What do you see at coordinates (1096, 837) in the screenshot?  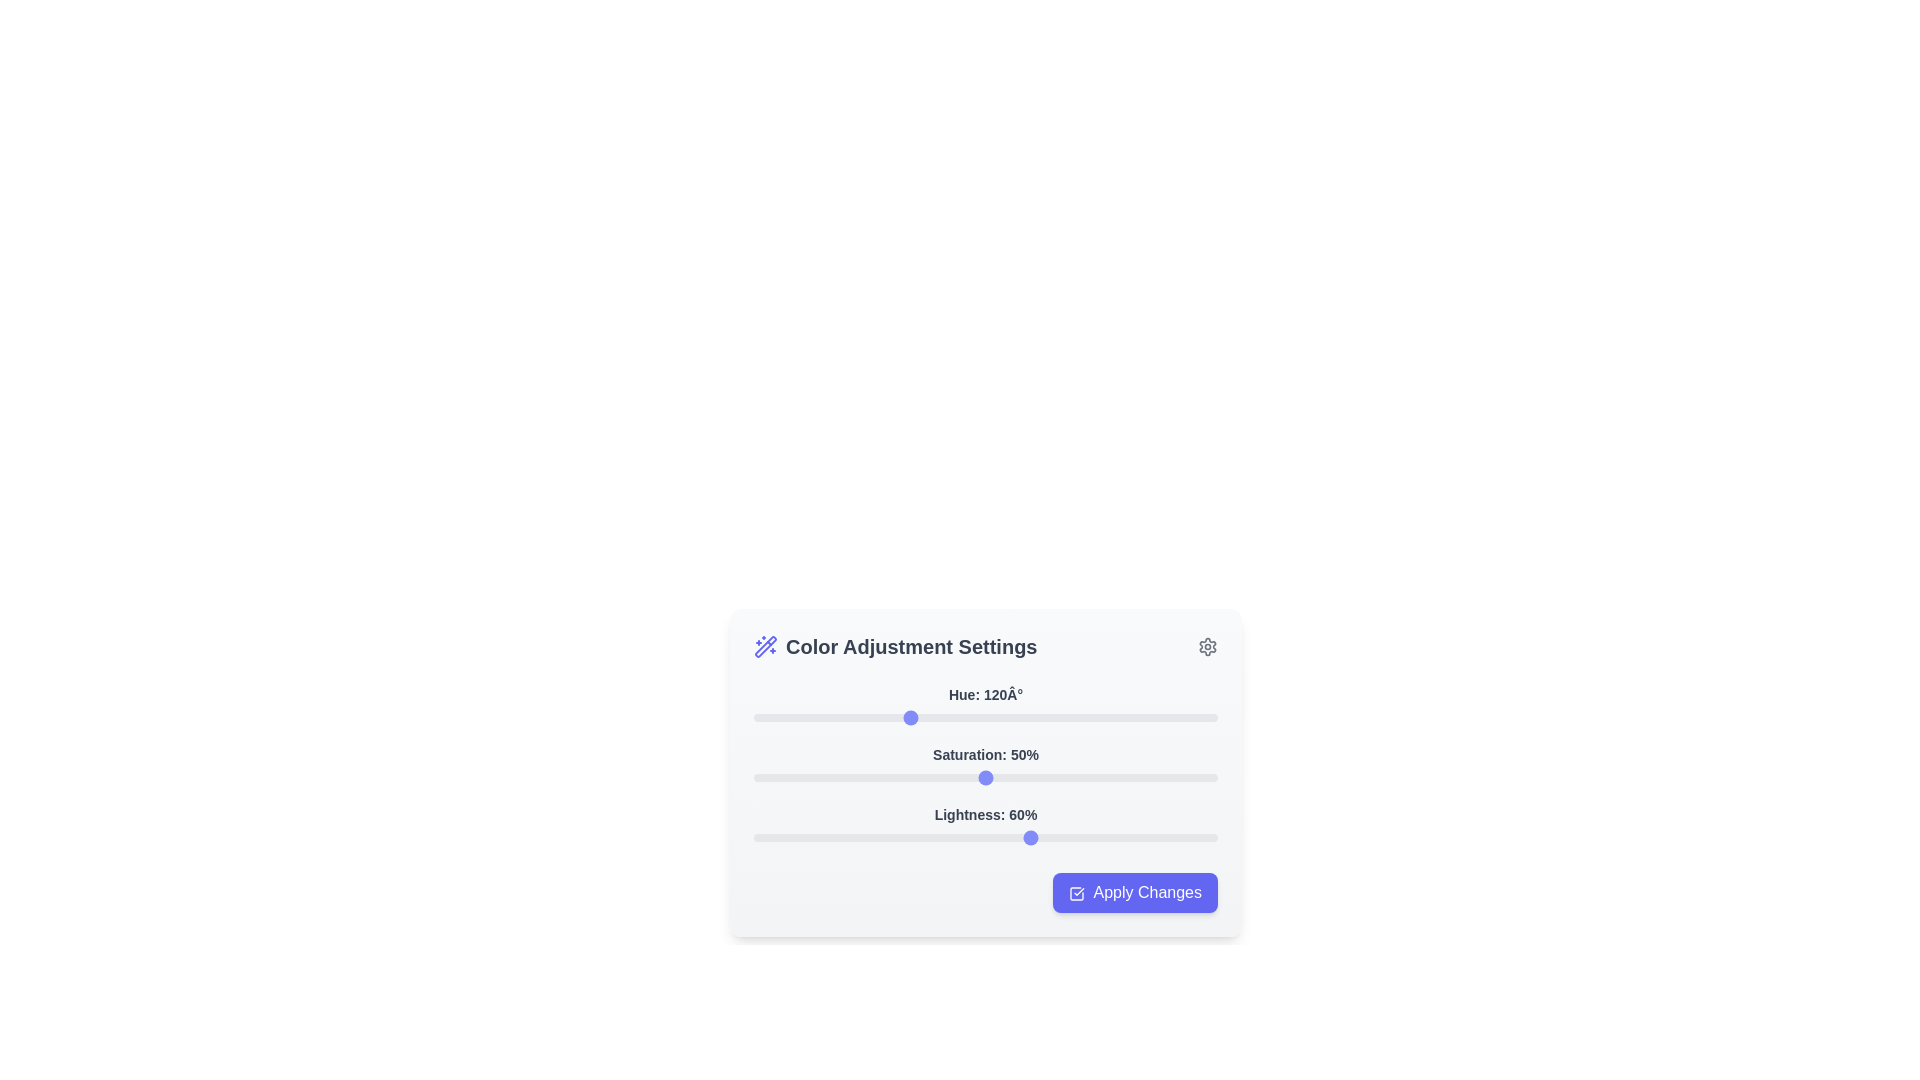 I see `the lightness` at bounding box center [1096, 837].